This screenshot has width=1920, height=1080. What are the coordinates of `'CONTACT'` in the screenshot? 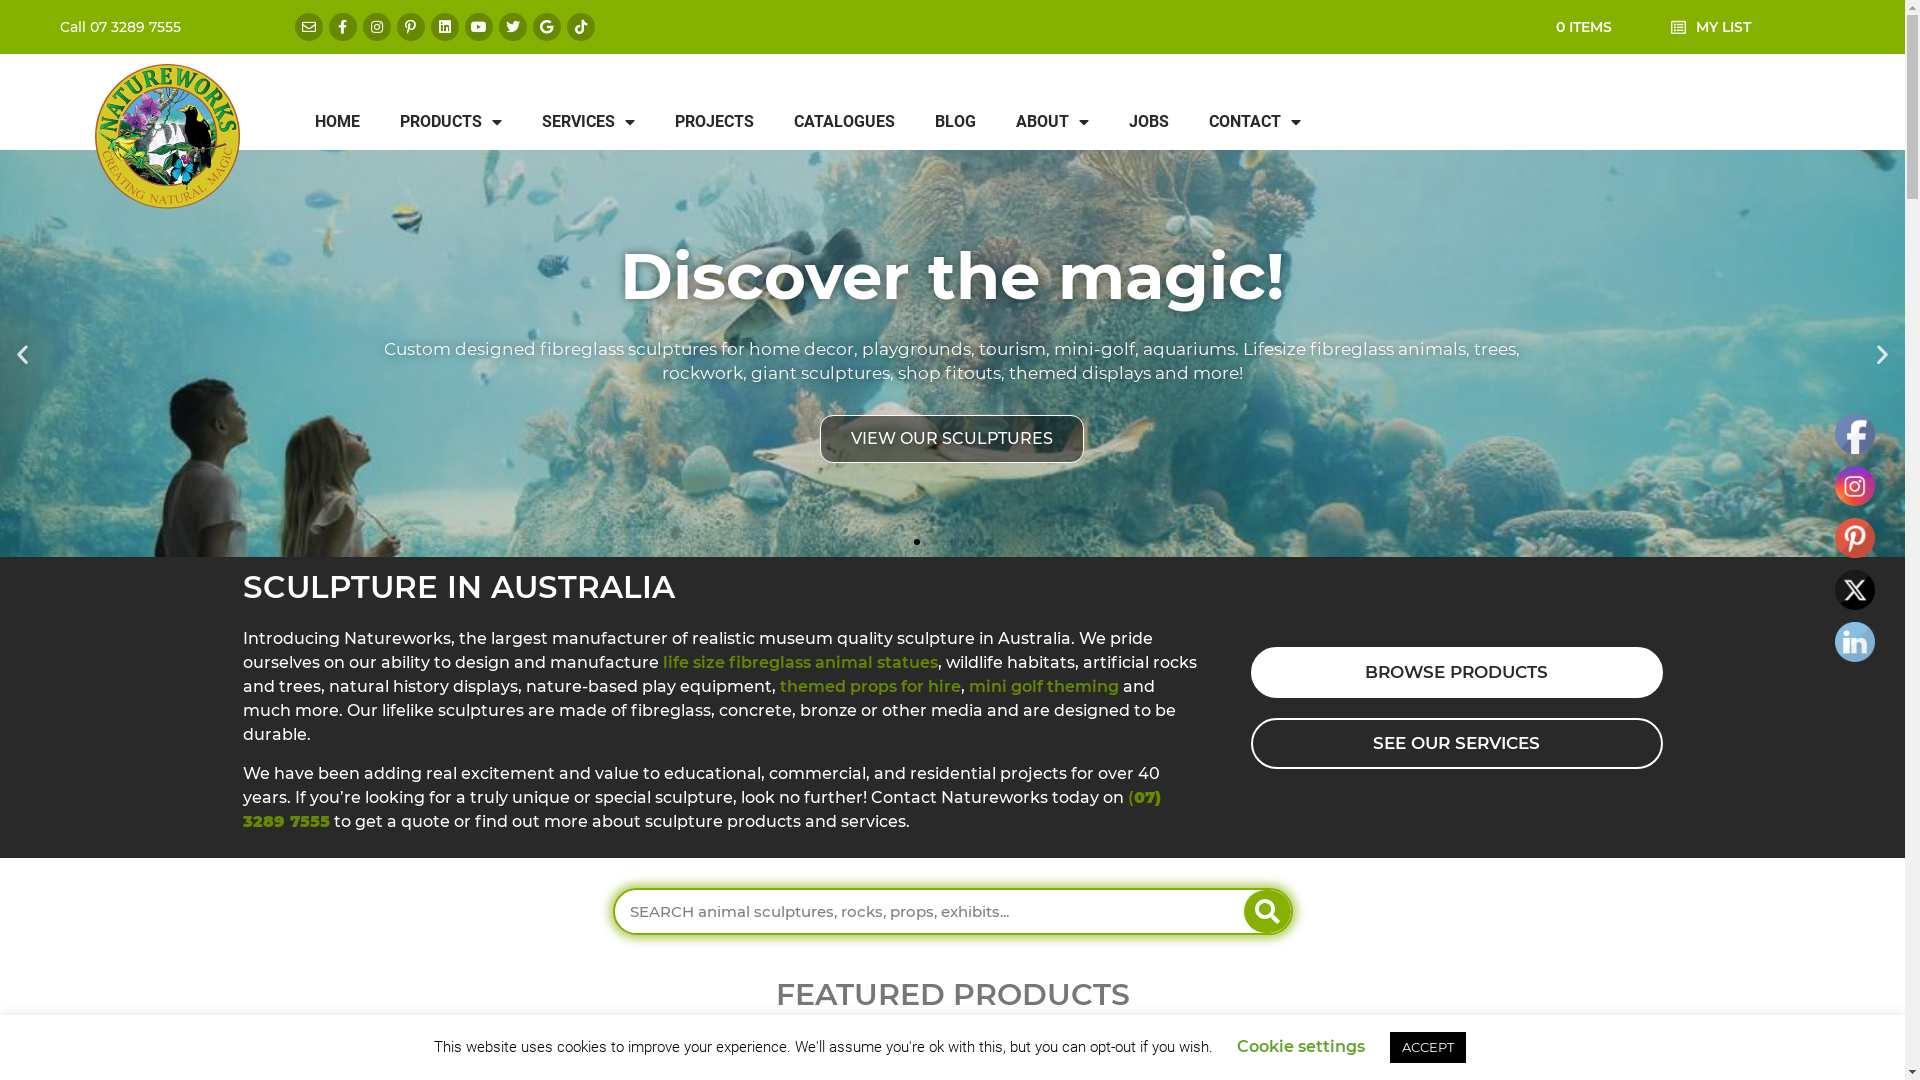 It's located at (1253, 122).